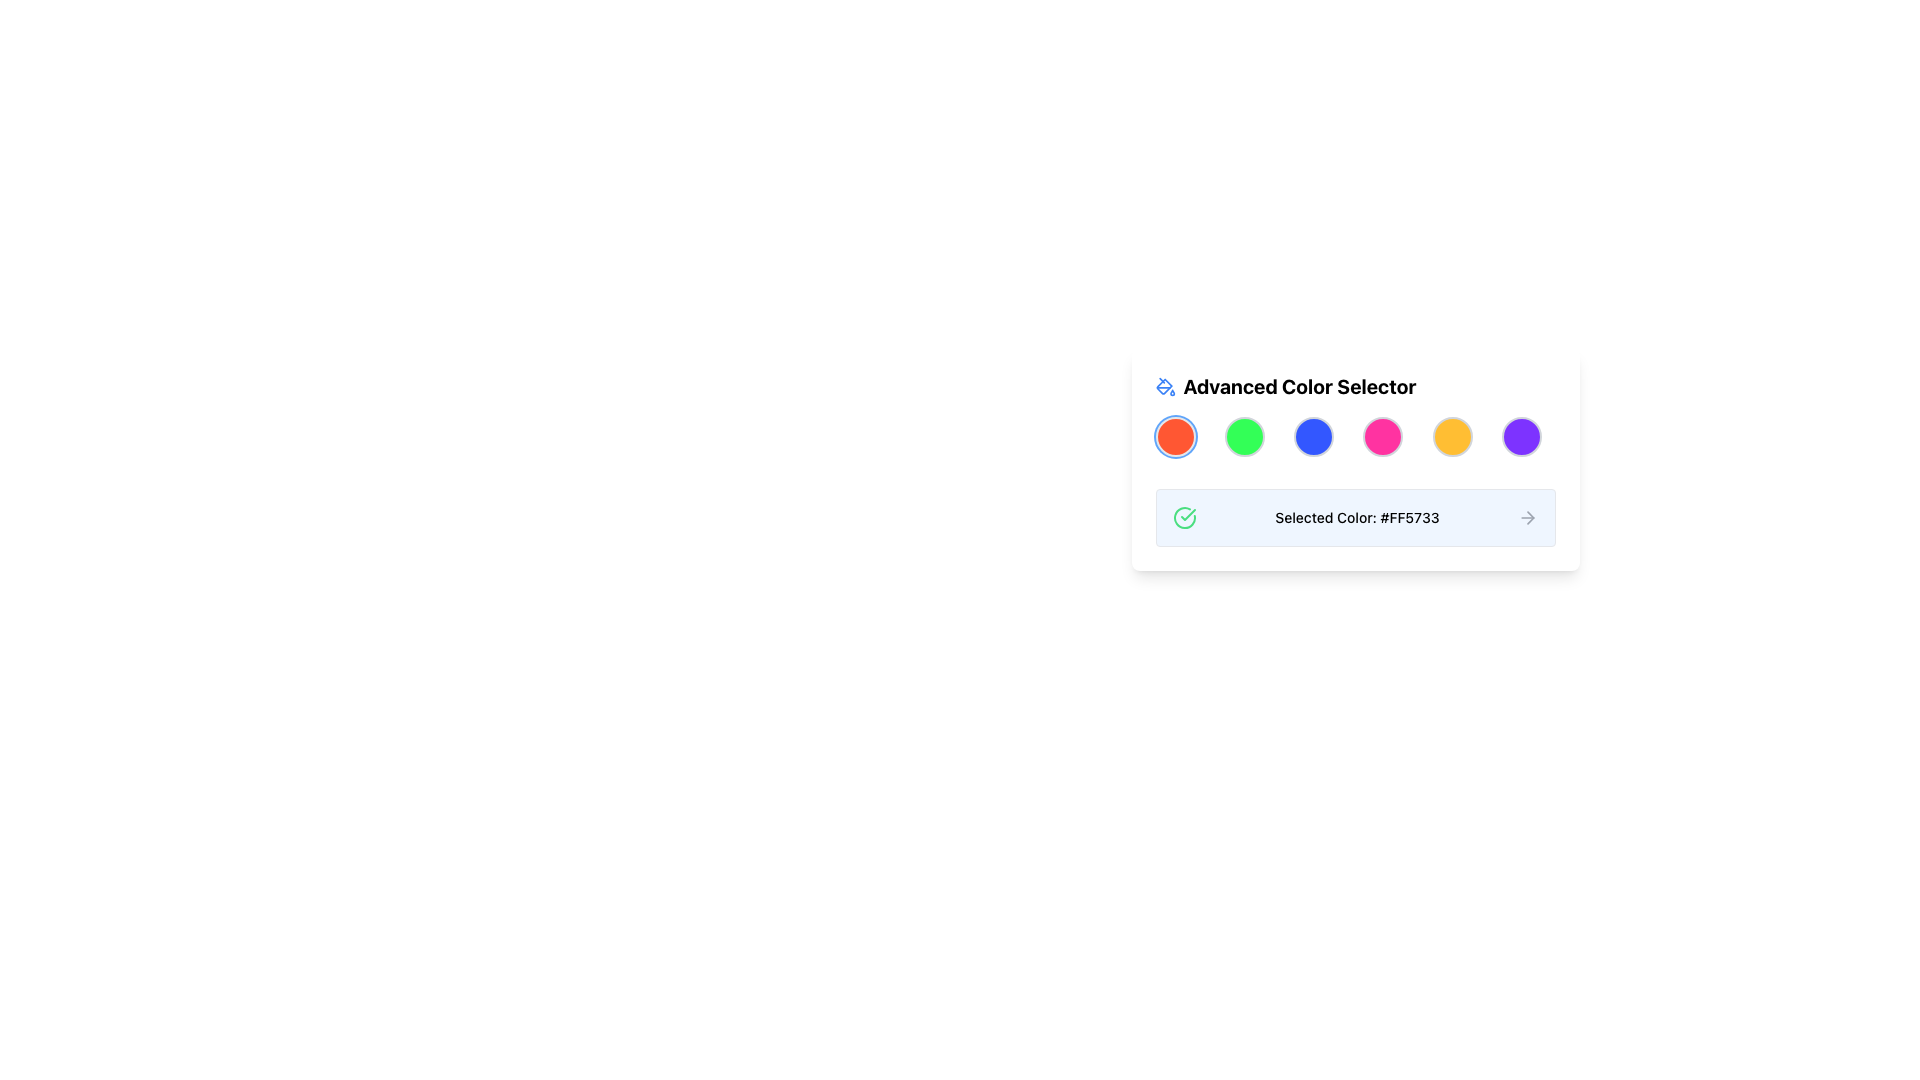 Image resolution: width=1920 pixels, height=1080 pixels. I want to click on the circular golden-yellow button with a gray border, so click(1452, 435).